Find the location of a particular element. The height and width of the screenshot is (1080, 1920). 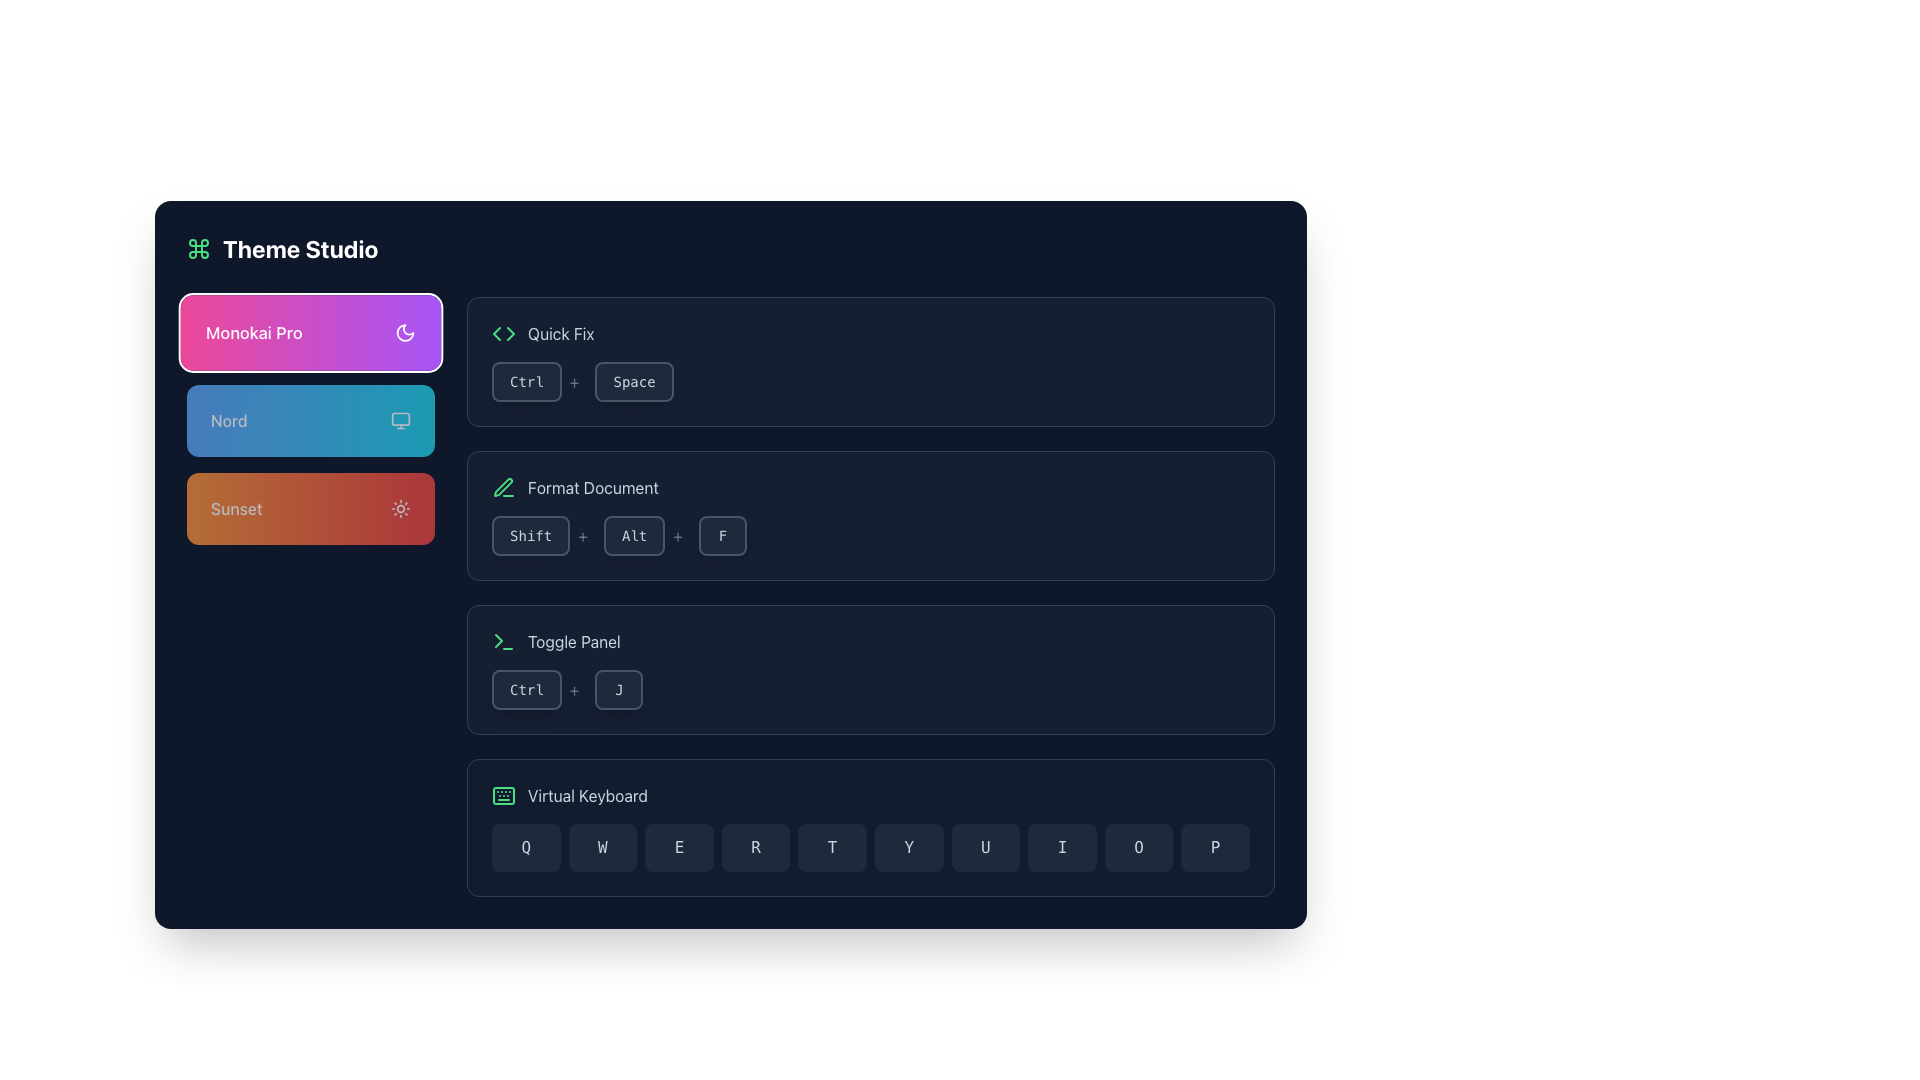

the 'Monokai Pro' label, which displays the text in medium-weight font on a gradient background from pink to purple, located in the theming options group at the top-left of the interface is located at coordinates (253, 331).